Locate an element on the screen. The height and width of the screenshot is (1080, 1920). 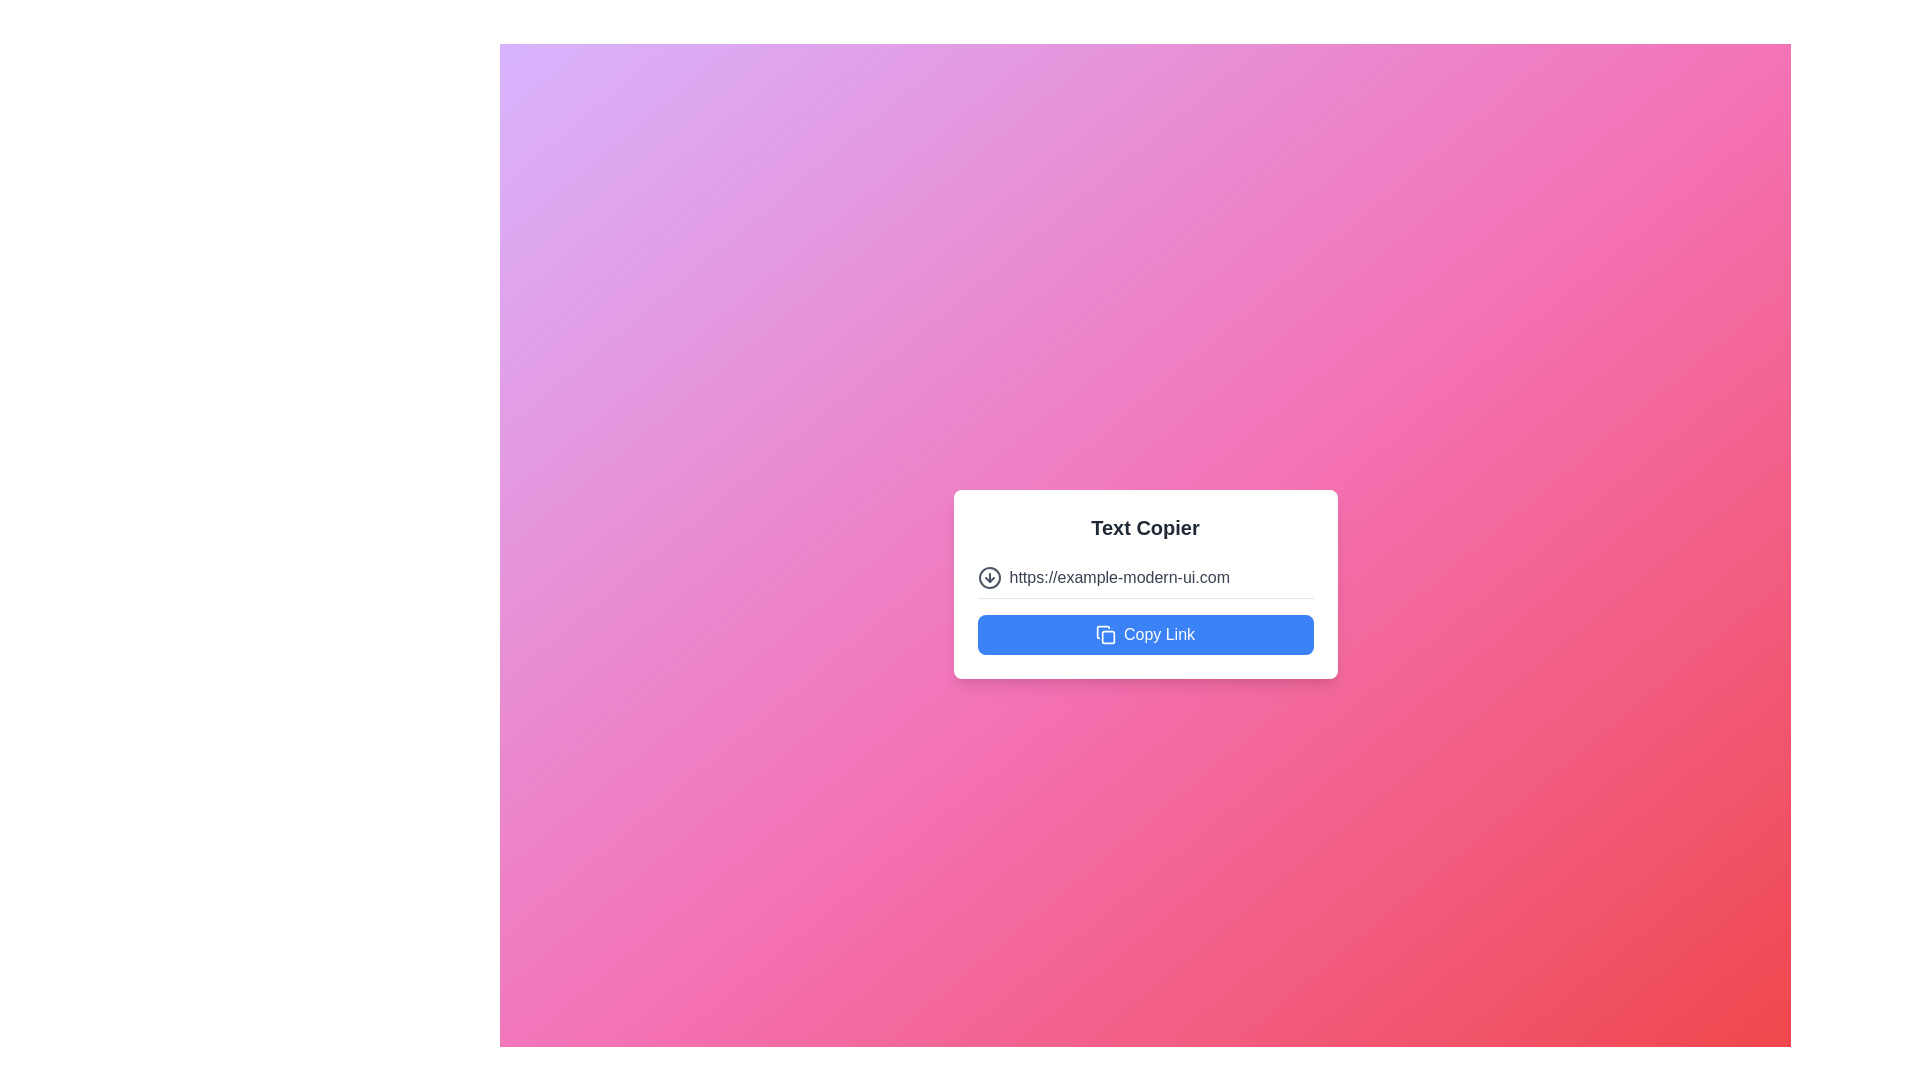
the central small rounded square decorative shape within the SVG icon that is part of the 'Copy Link' button, located near the bottom of the visible card is located at coordinates (1107, 636).